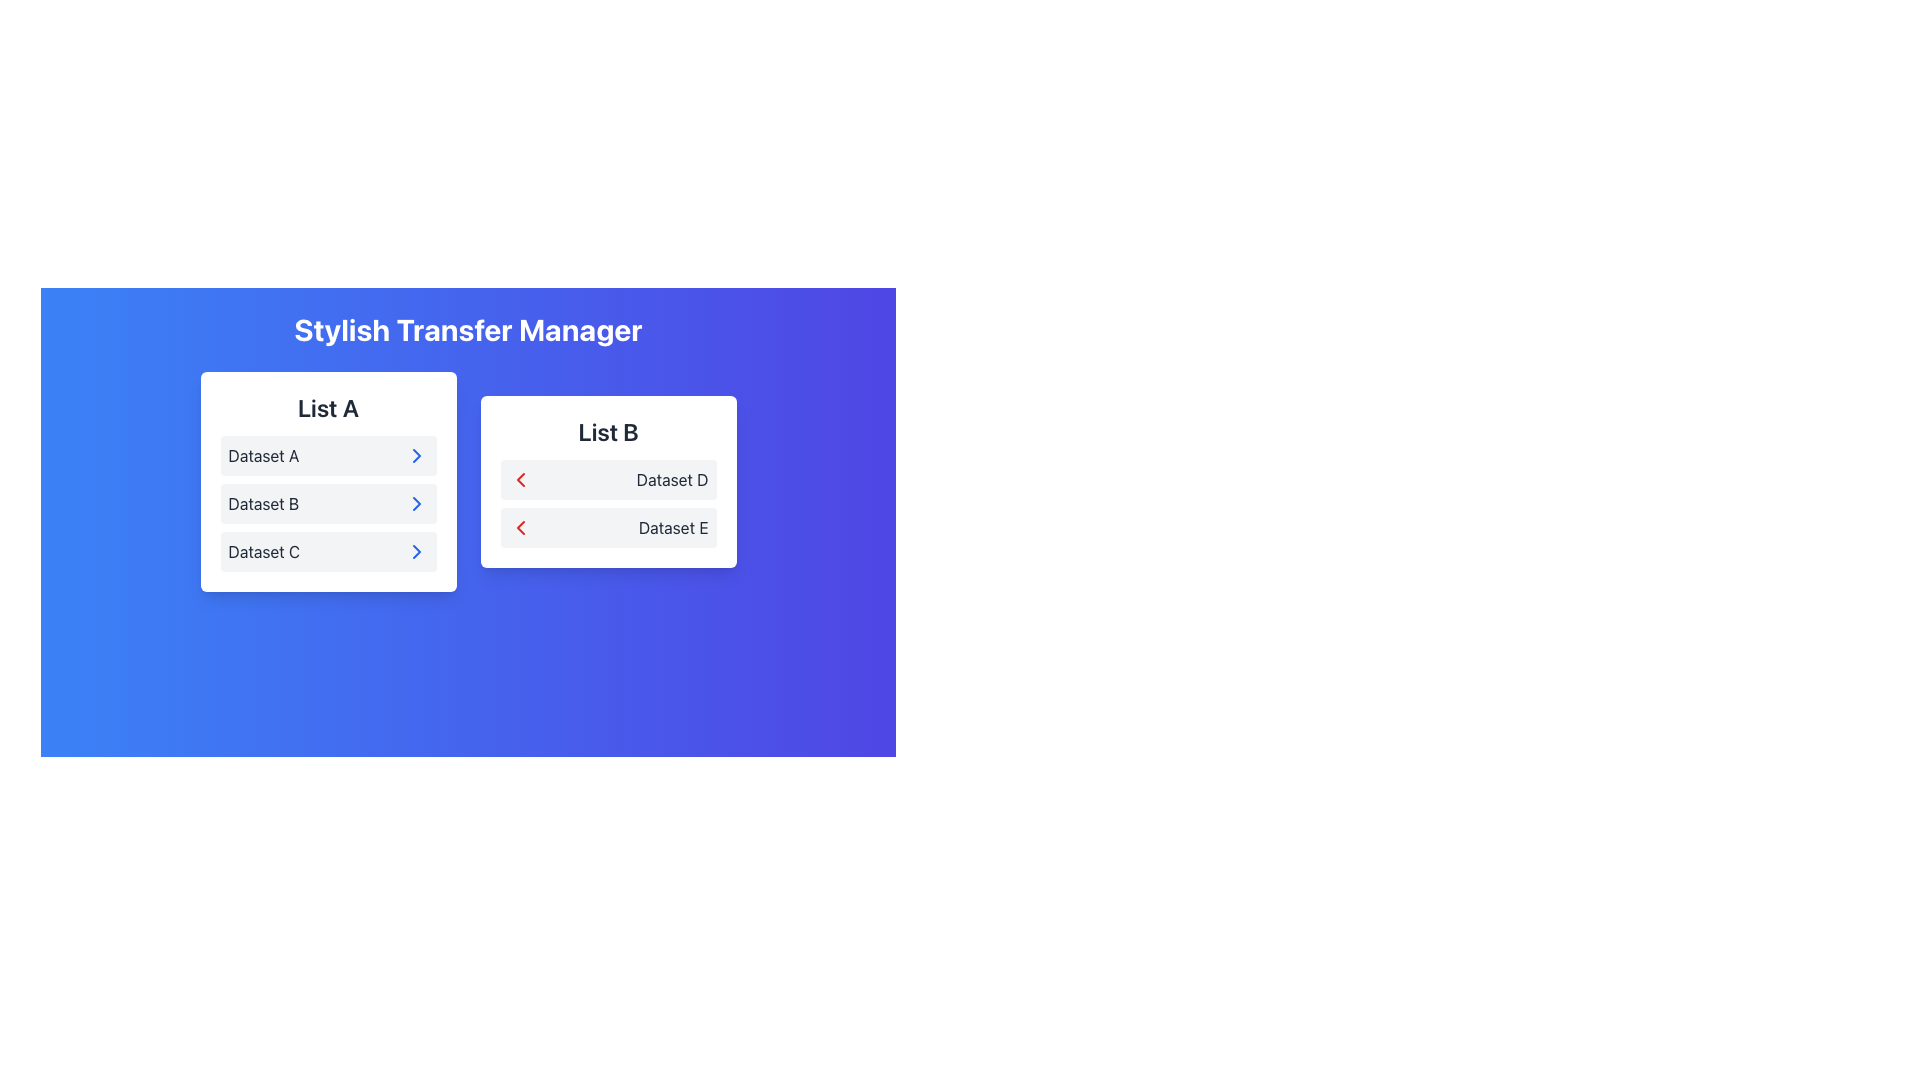  What do you see at coordinates (328, 455) in the screenshot?
I see `the first list item labeled 'Dataset A' in the vertical list of 'List A'` at bounding box center [328, 455].